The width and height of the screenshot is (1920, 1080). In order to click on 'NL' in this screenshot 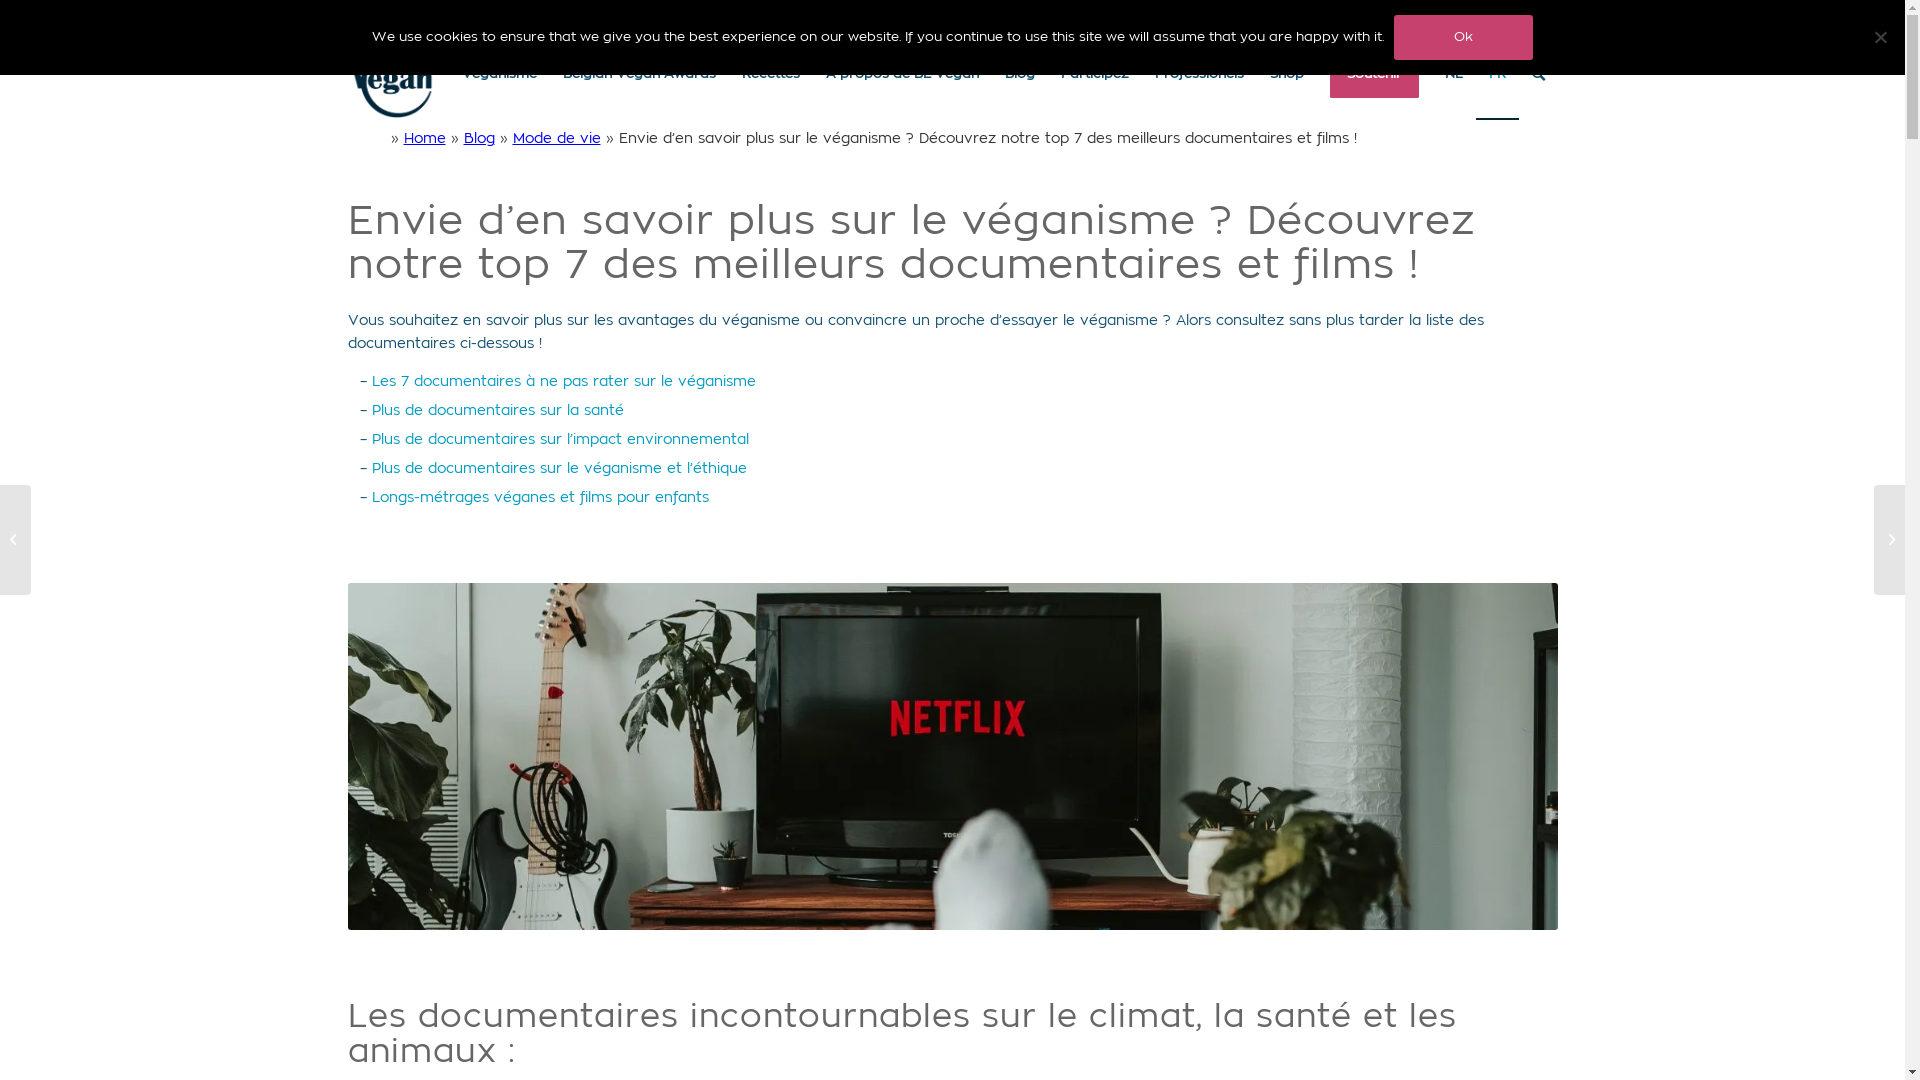, I will do `click(1430, 73)`.